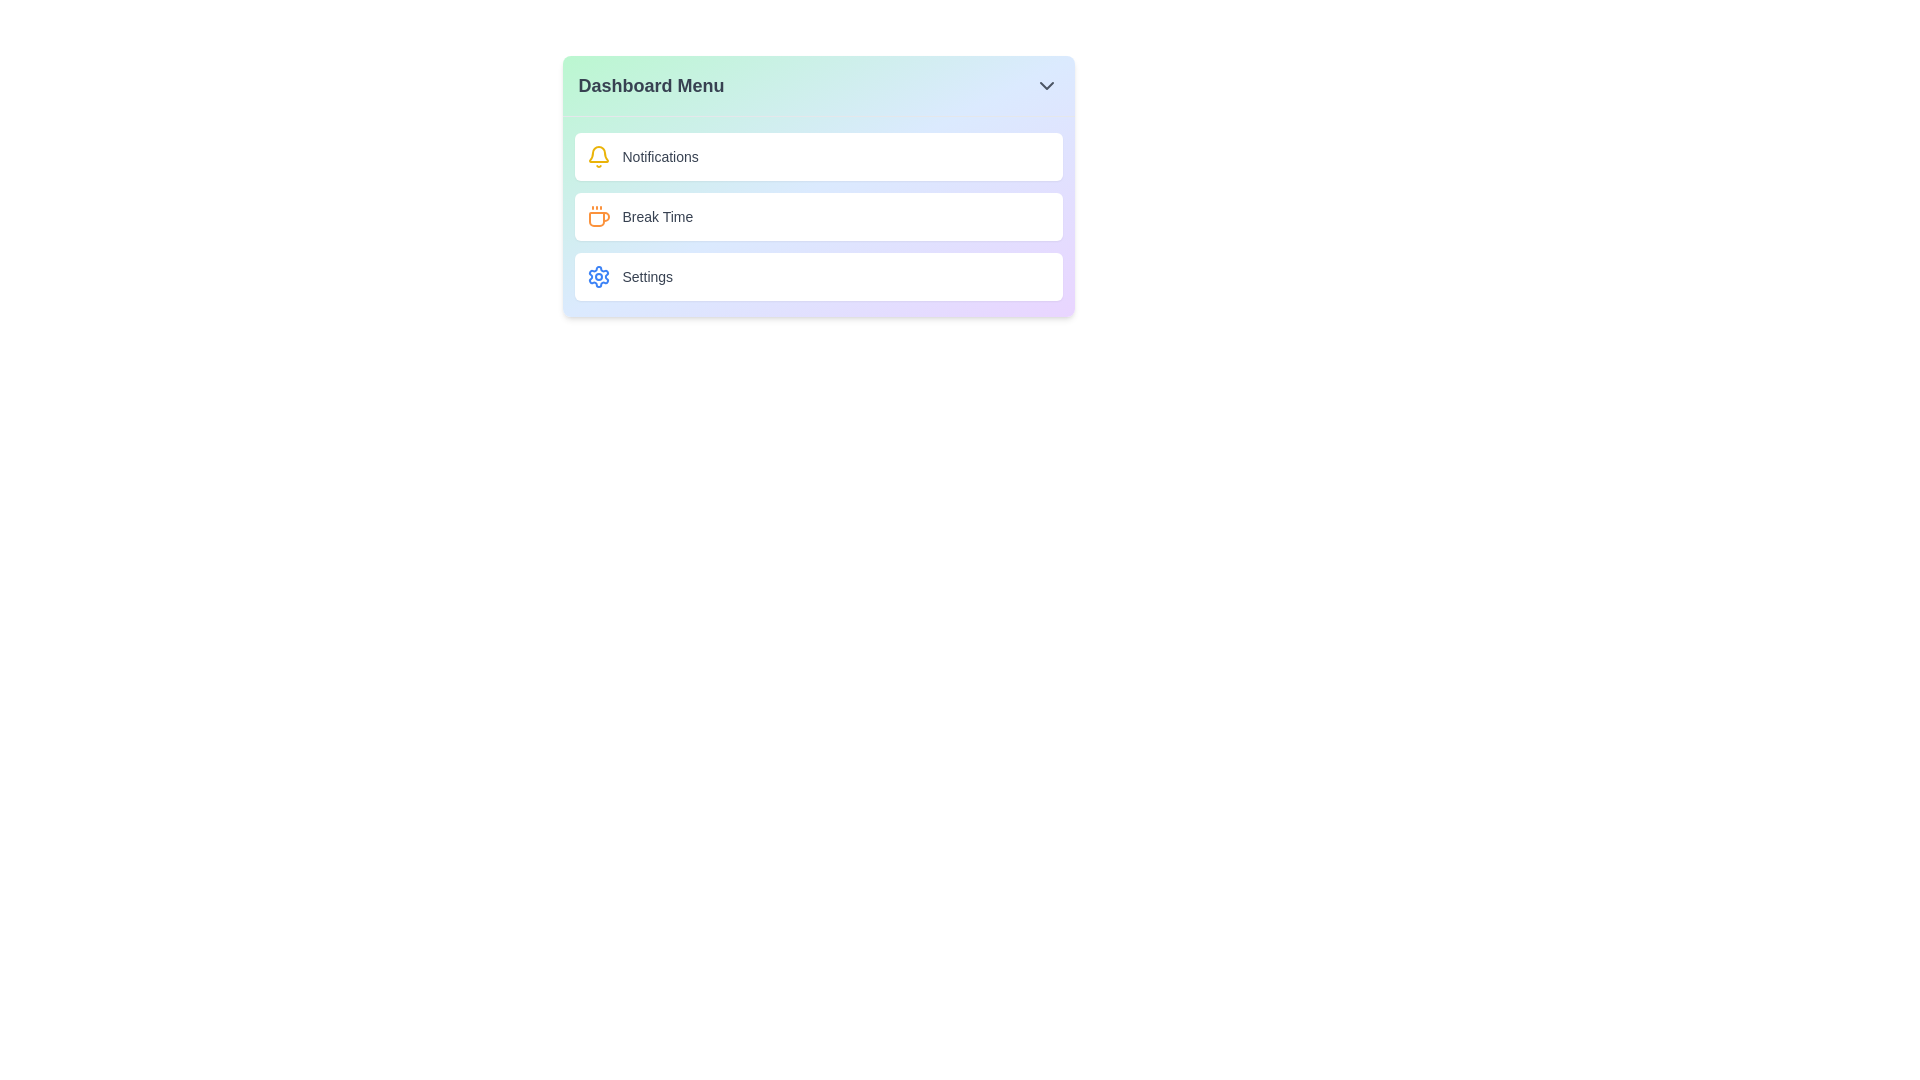 The width and height of the screenshot is (1920, 1080). What do you see at coordinates (818, 277) in the screenshot?
I see `the 'Settings' button located as the third item in the vertical list of menu options, below 'Break Time' and 'Notifications'` at bounding box center [818, 277].